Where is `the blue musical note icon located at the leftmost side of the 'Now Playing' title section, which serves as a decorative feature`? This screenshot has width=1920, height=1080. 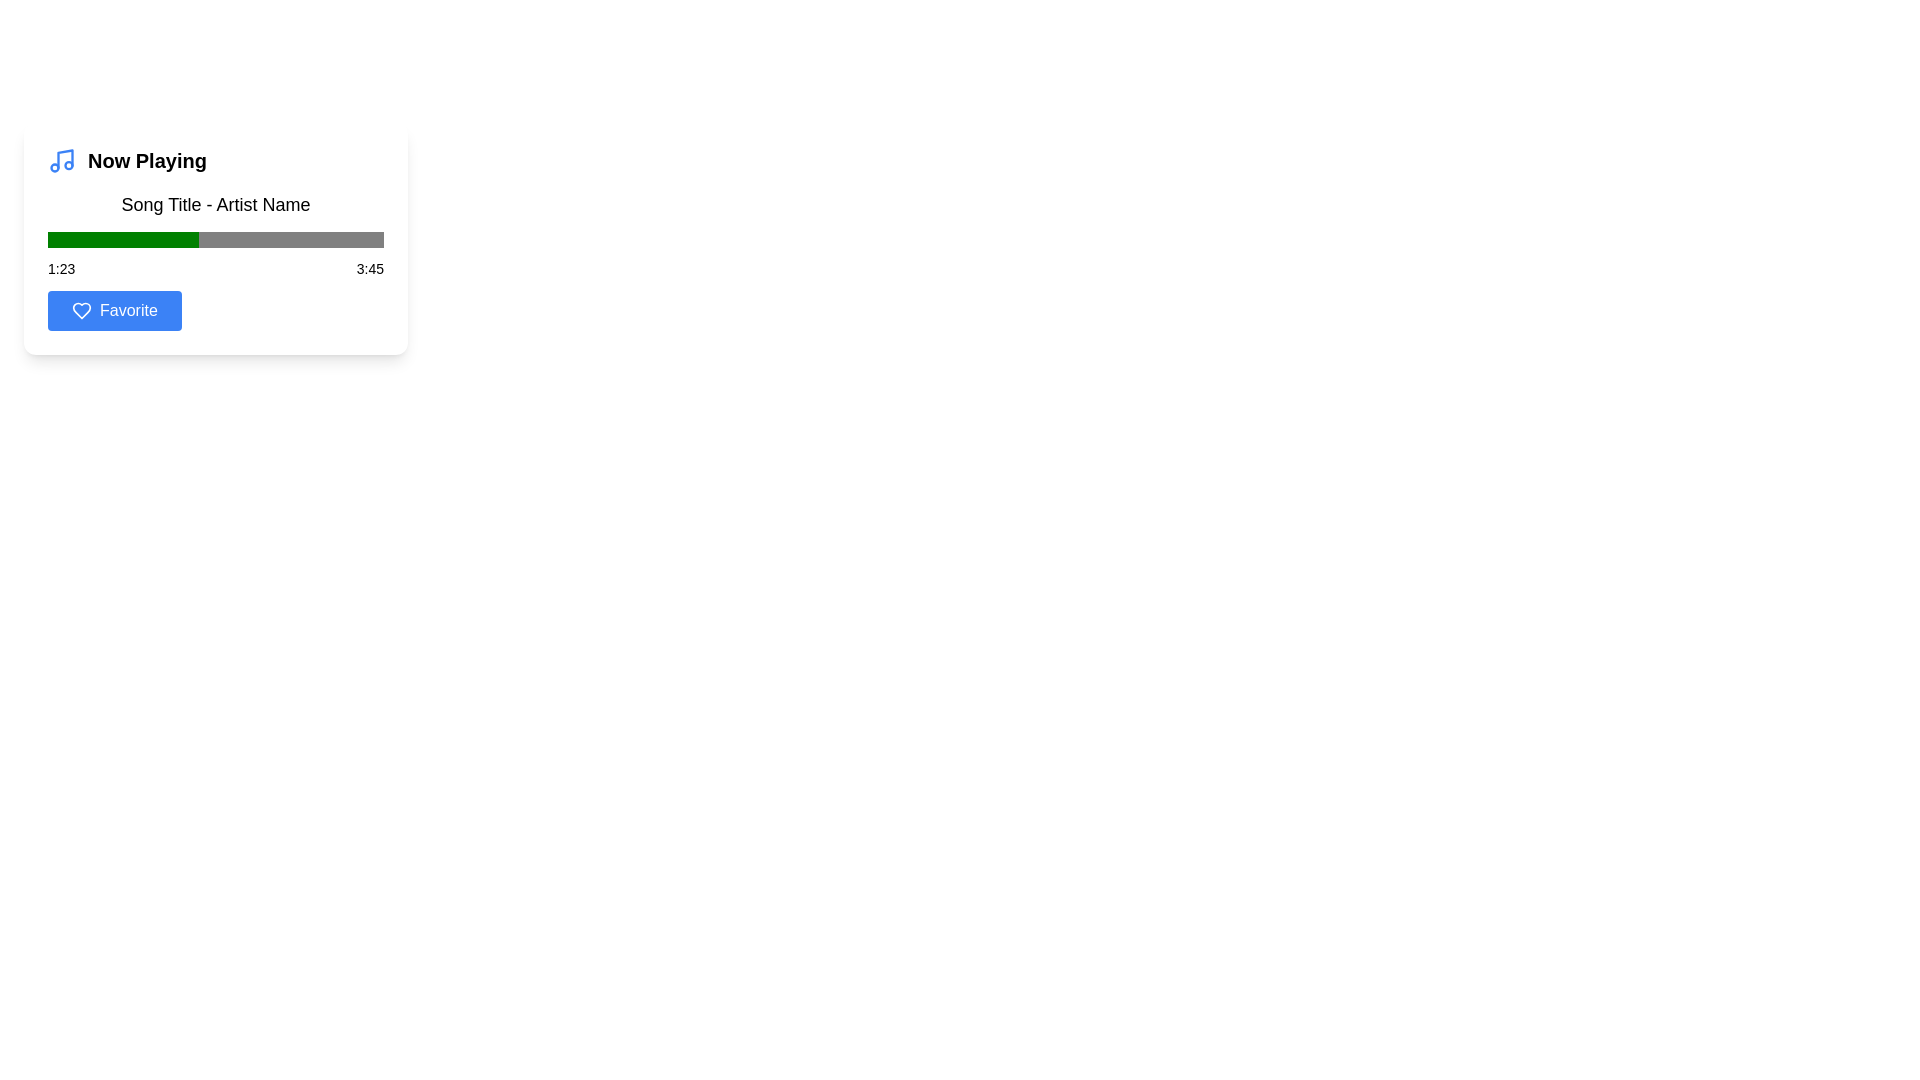 the blue musical note icon located at the leftmost side of the 'Now Playing' title section, which serves as a decorative feature is located at coordinates (62, 160).